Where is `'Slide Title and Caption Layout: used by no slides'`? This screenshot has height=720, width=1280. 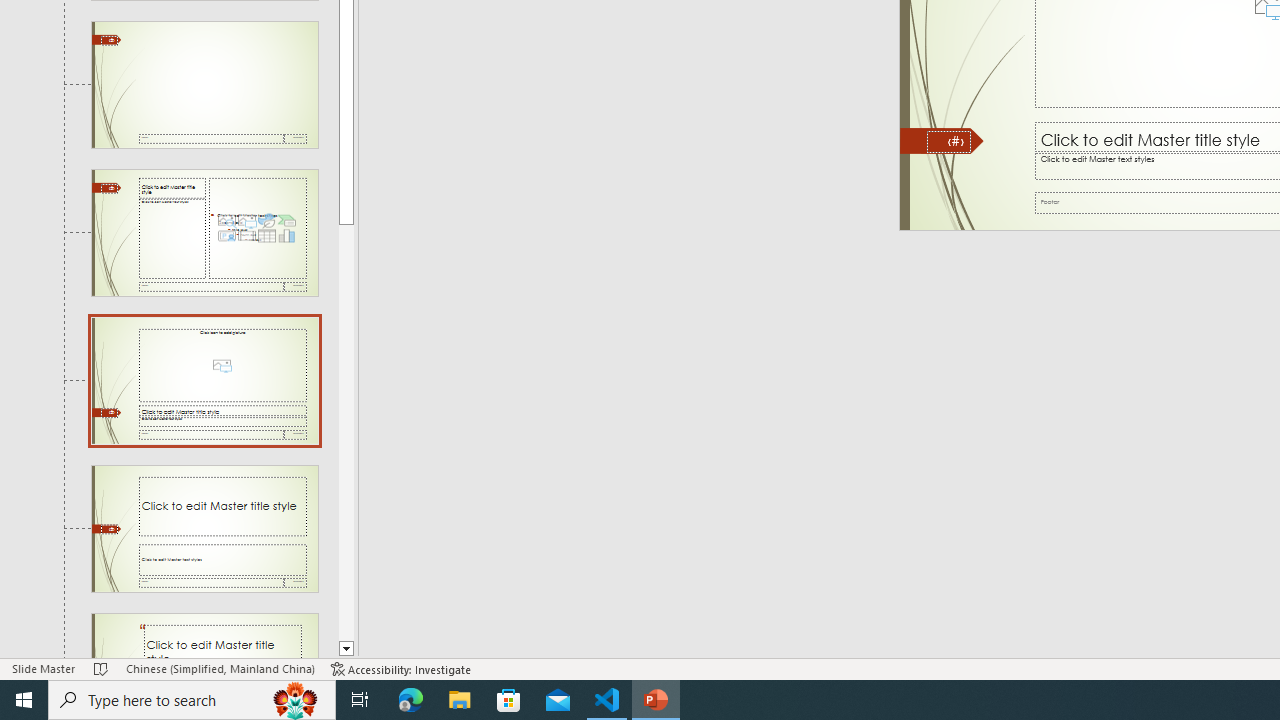
'Slide Title and Caption Layout: used by no slides' is located at coordinates (204, 527).